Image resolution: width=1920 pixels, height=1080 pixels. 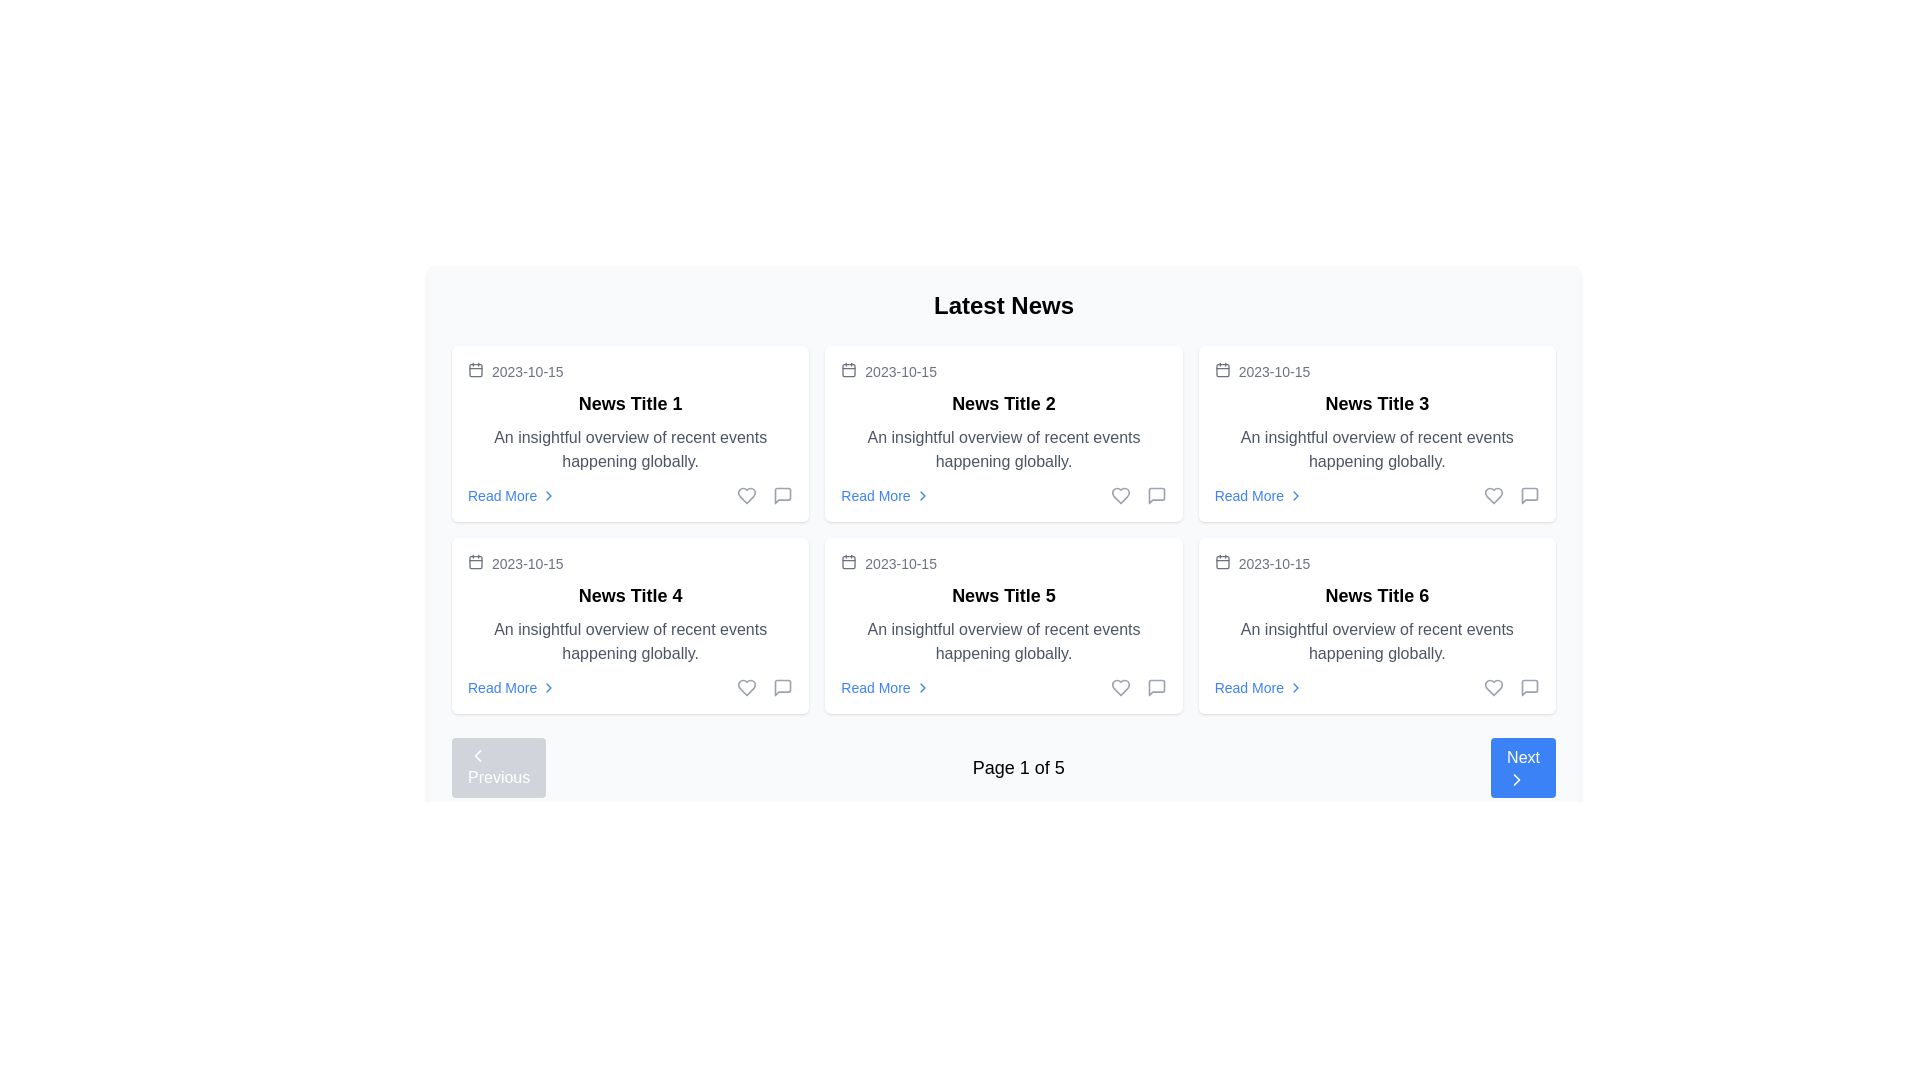 I want to click on the interactive icon located in the bottom-right corner of the 'News Title 6' card, so click(x=1529, y=686).